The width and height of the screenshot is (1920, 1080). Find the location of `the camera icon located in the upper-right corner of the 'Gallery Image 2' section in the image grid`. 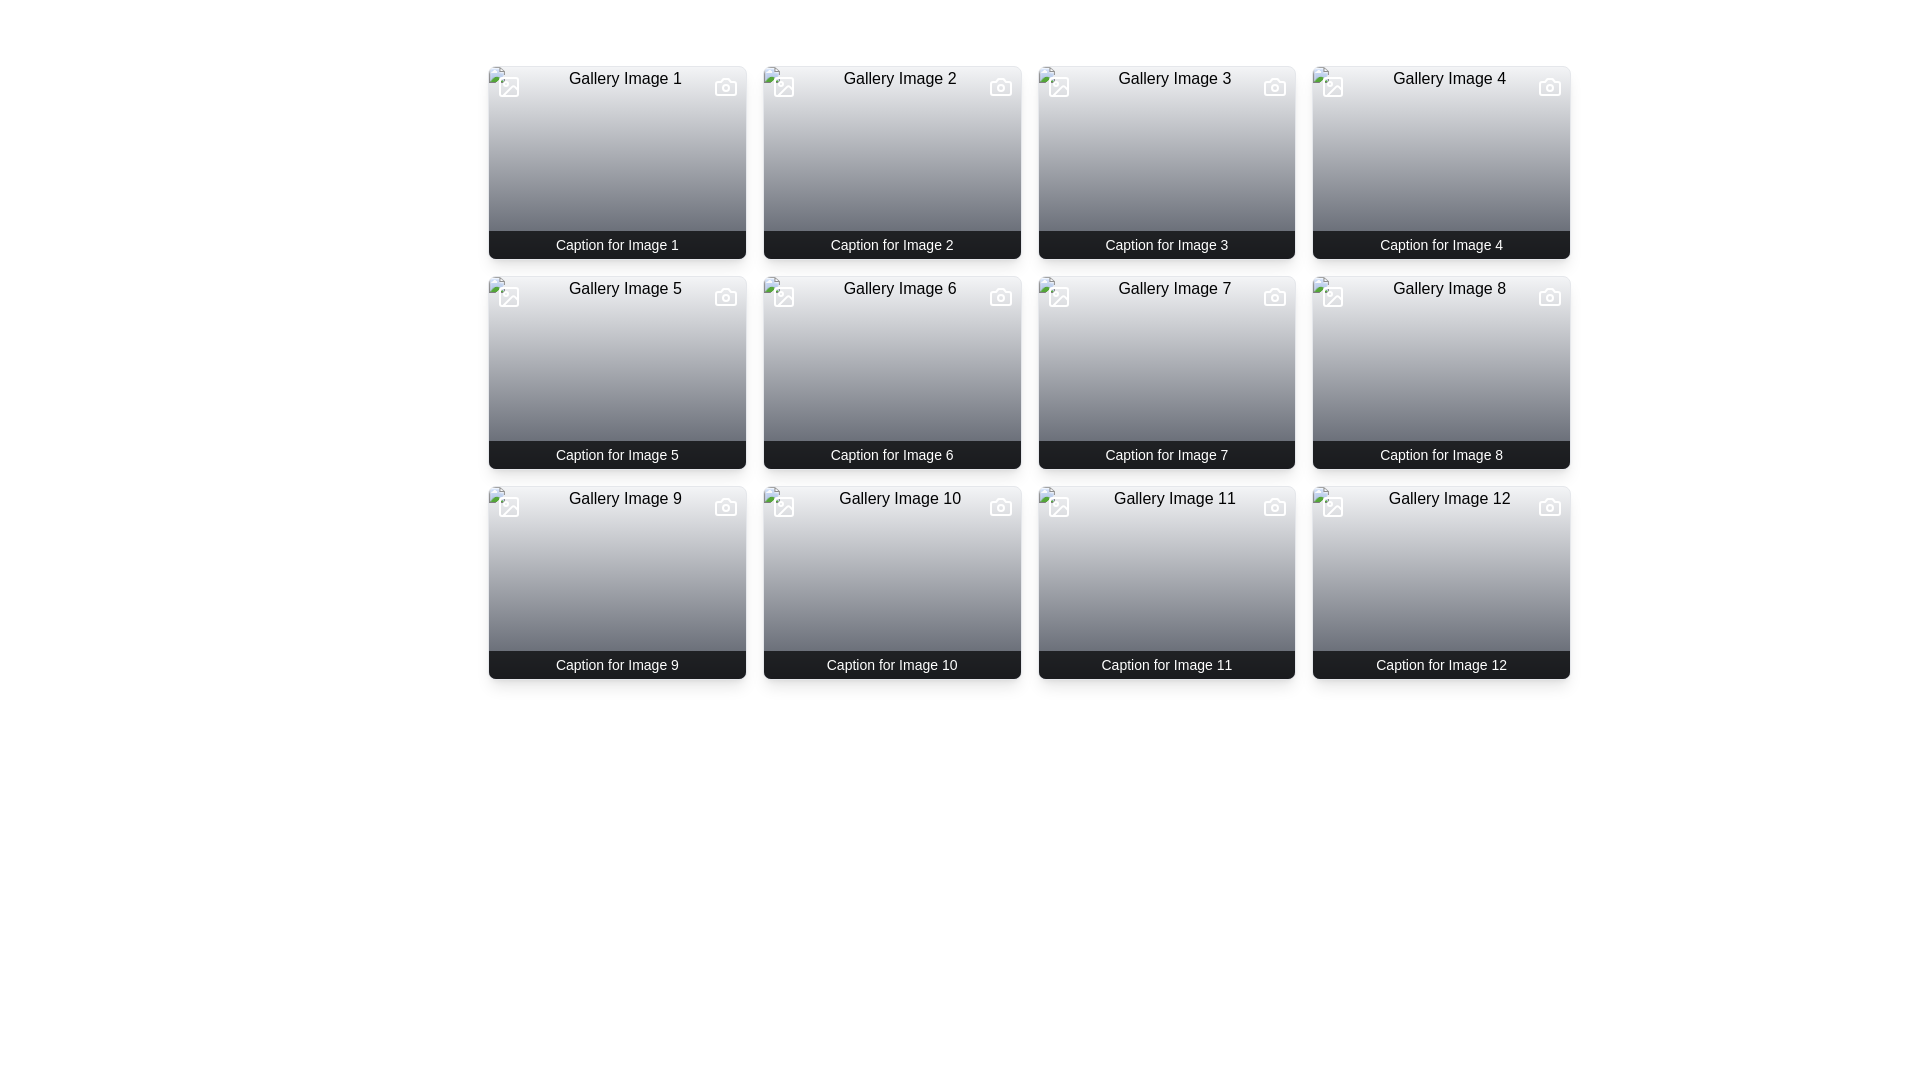

the camera icon located in the upper-right corner of the 'Gallery Image 2' section in the image grid is located at coordinates (1000, 86).